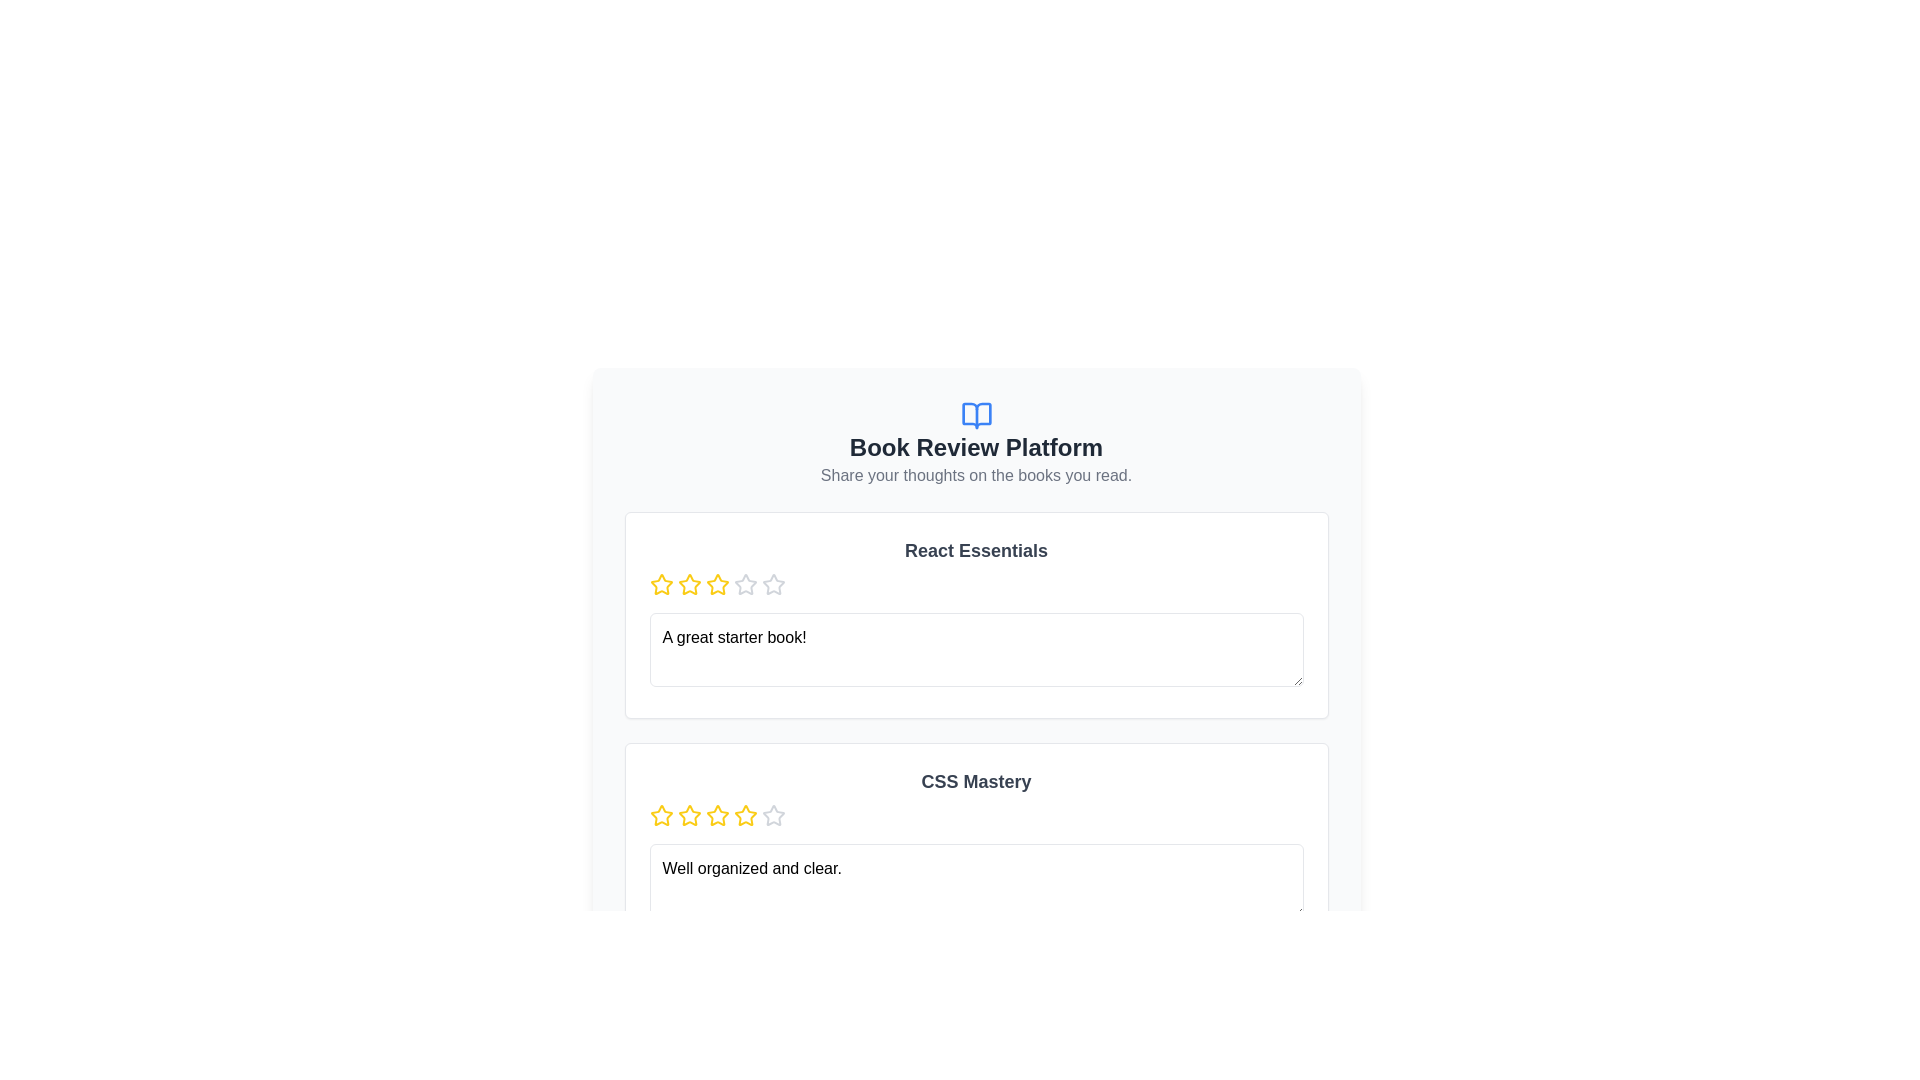  I want to click on the second yellow star-shaped rating icon in the rating section for the book 'CSS Mastery', so click(689, 816).